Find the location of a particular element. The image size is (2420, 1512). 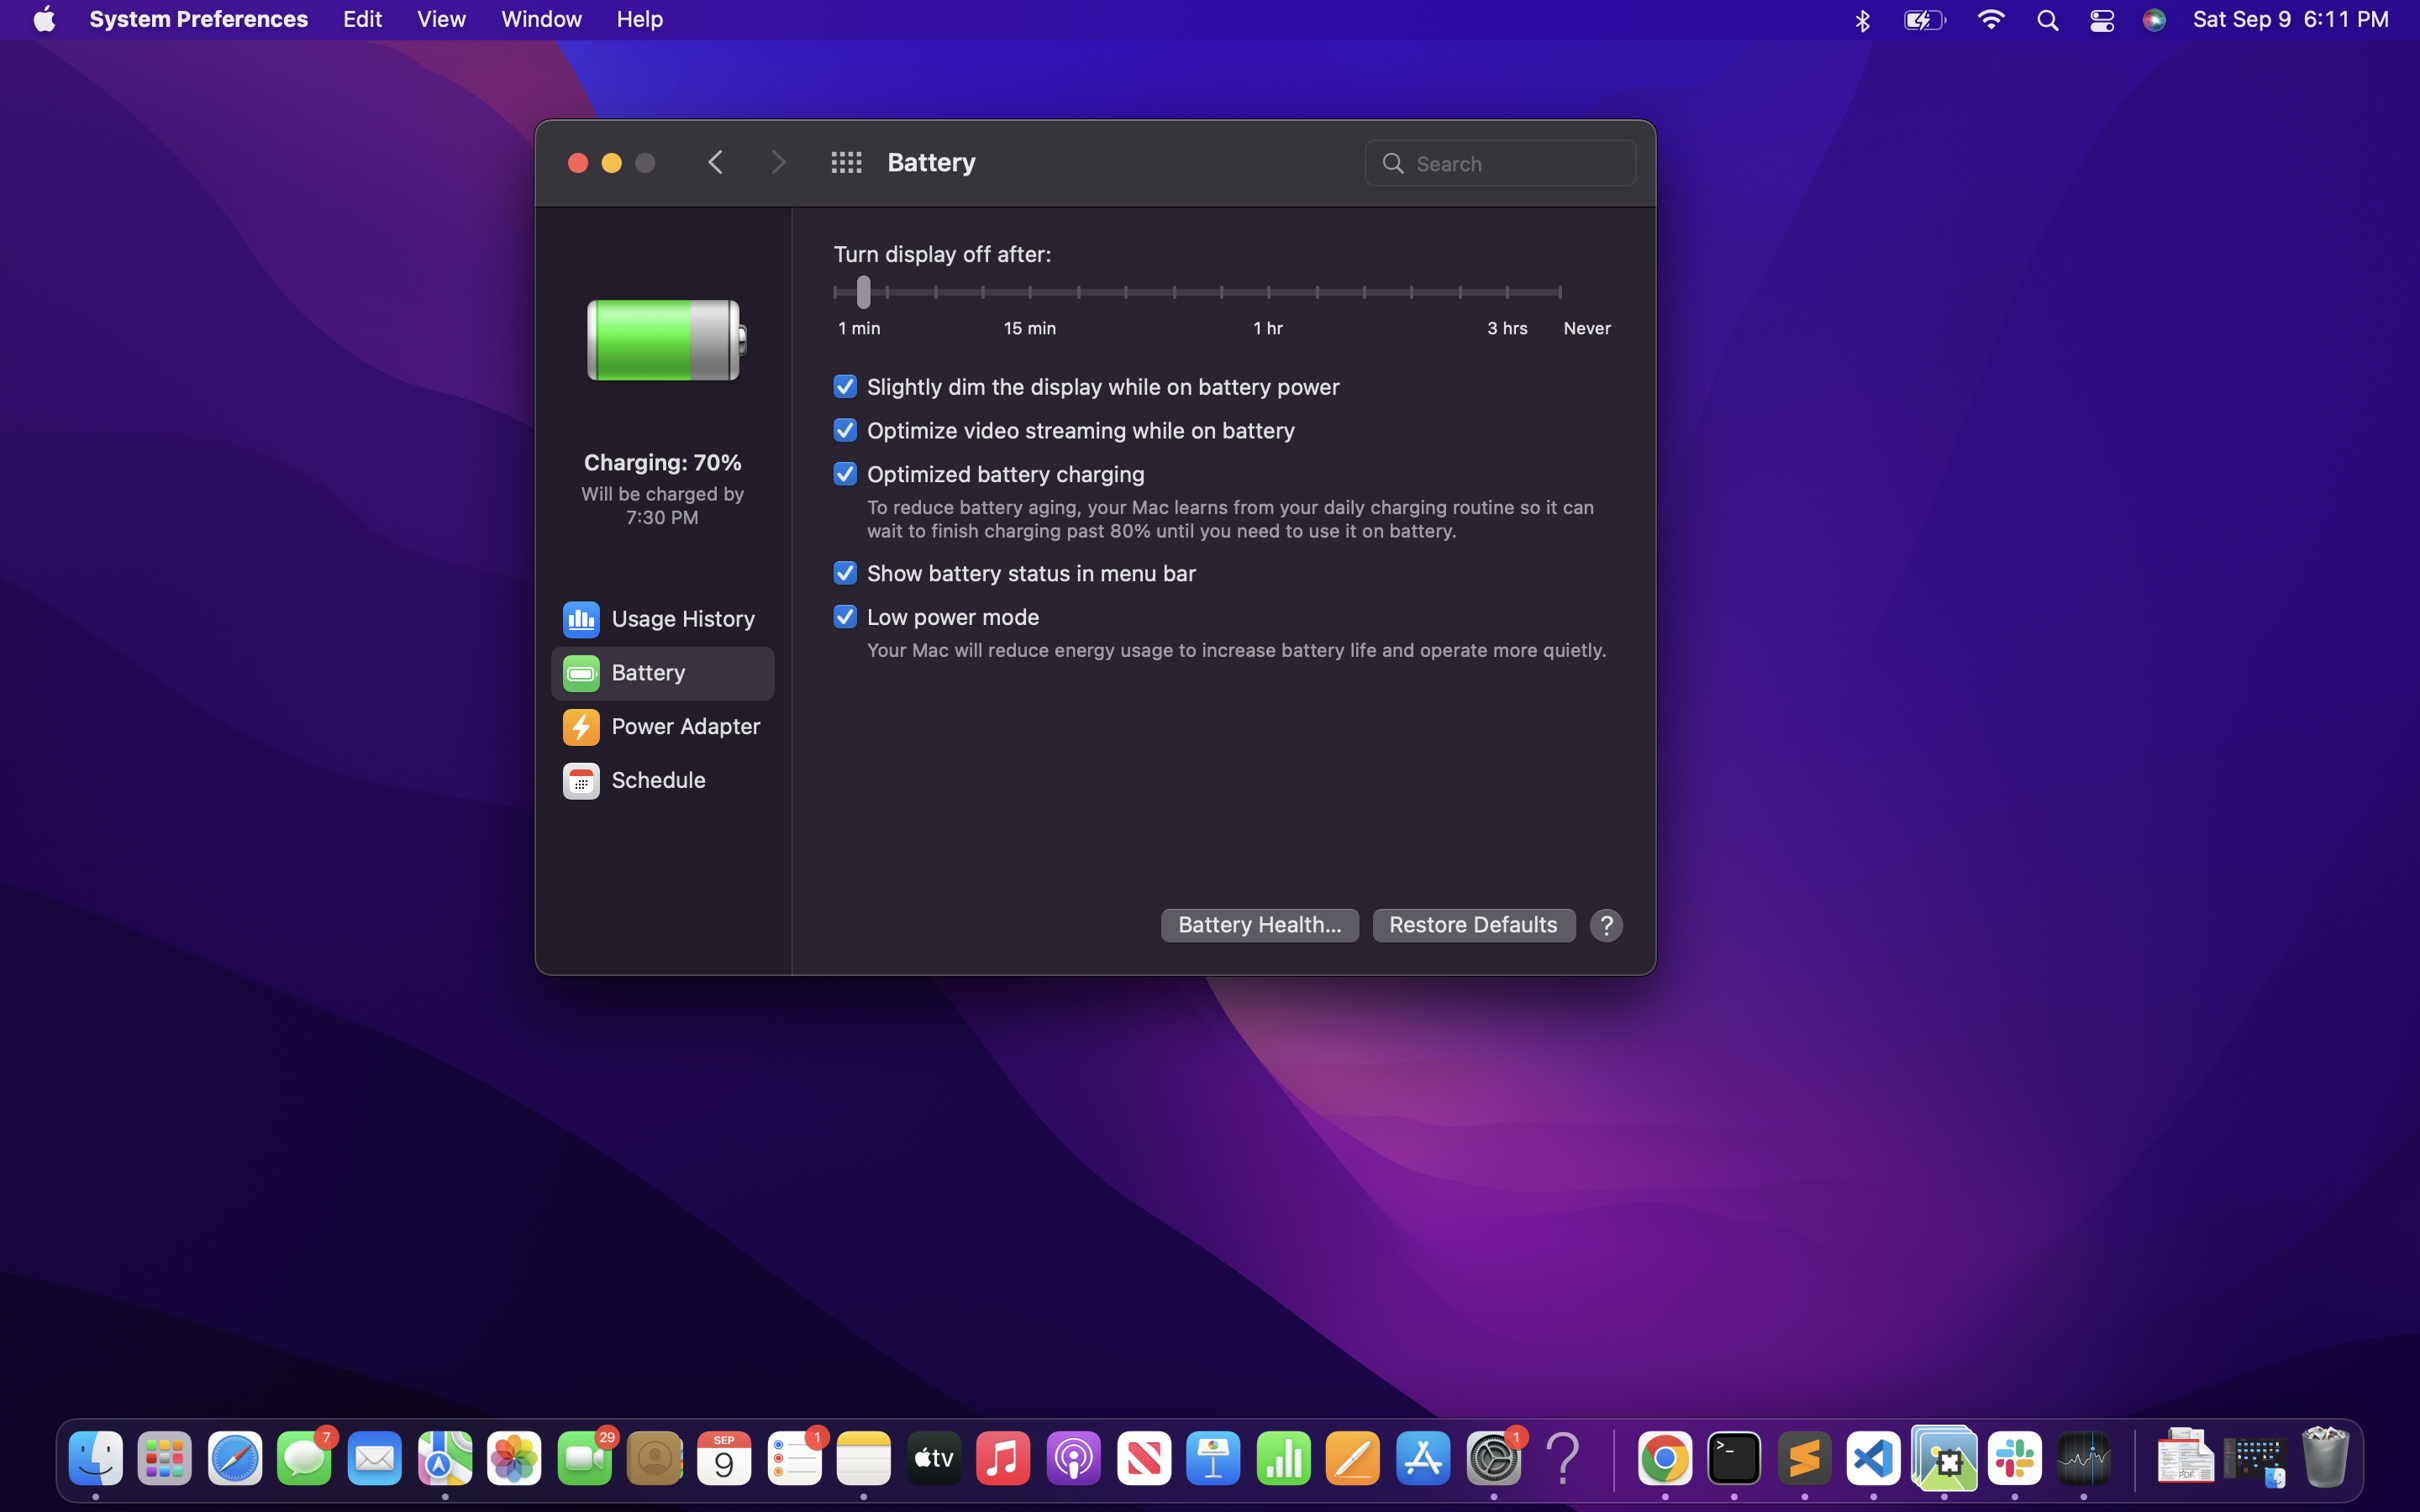

the "optimized battery charging" feature is located at coordinates (986, 473).